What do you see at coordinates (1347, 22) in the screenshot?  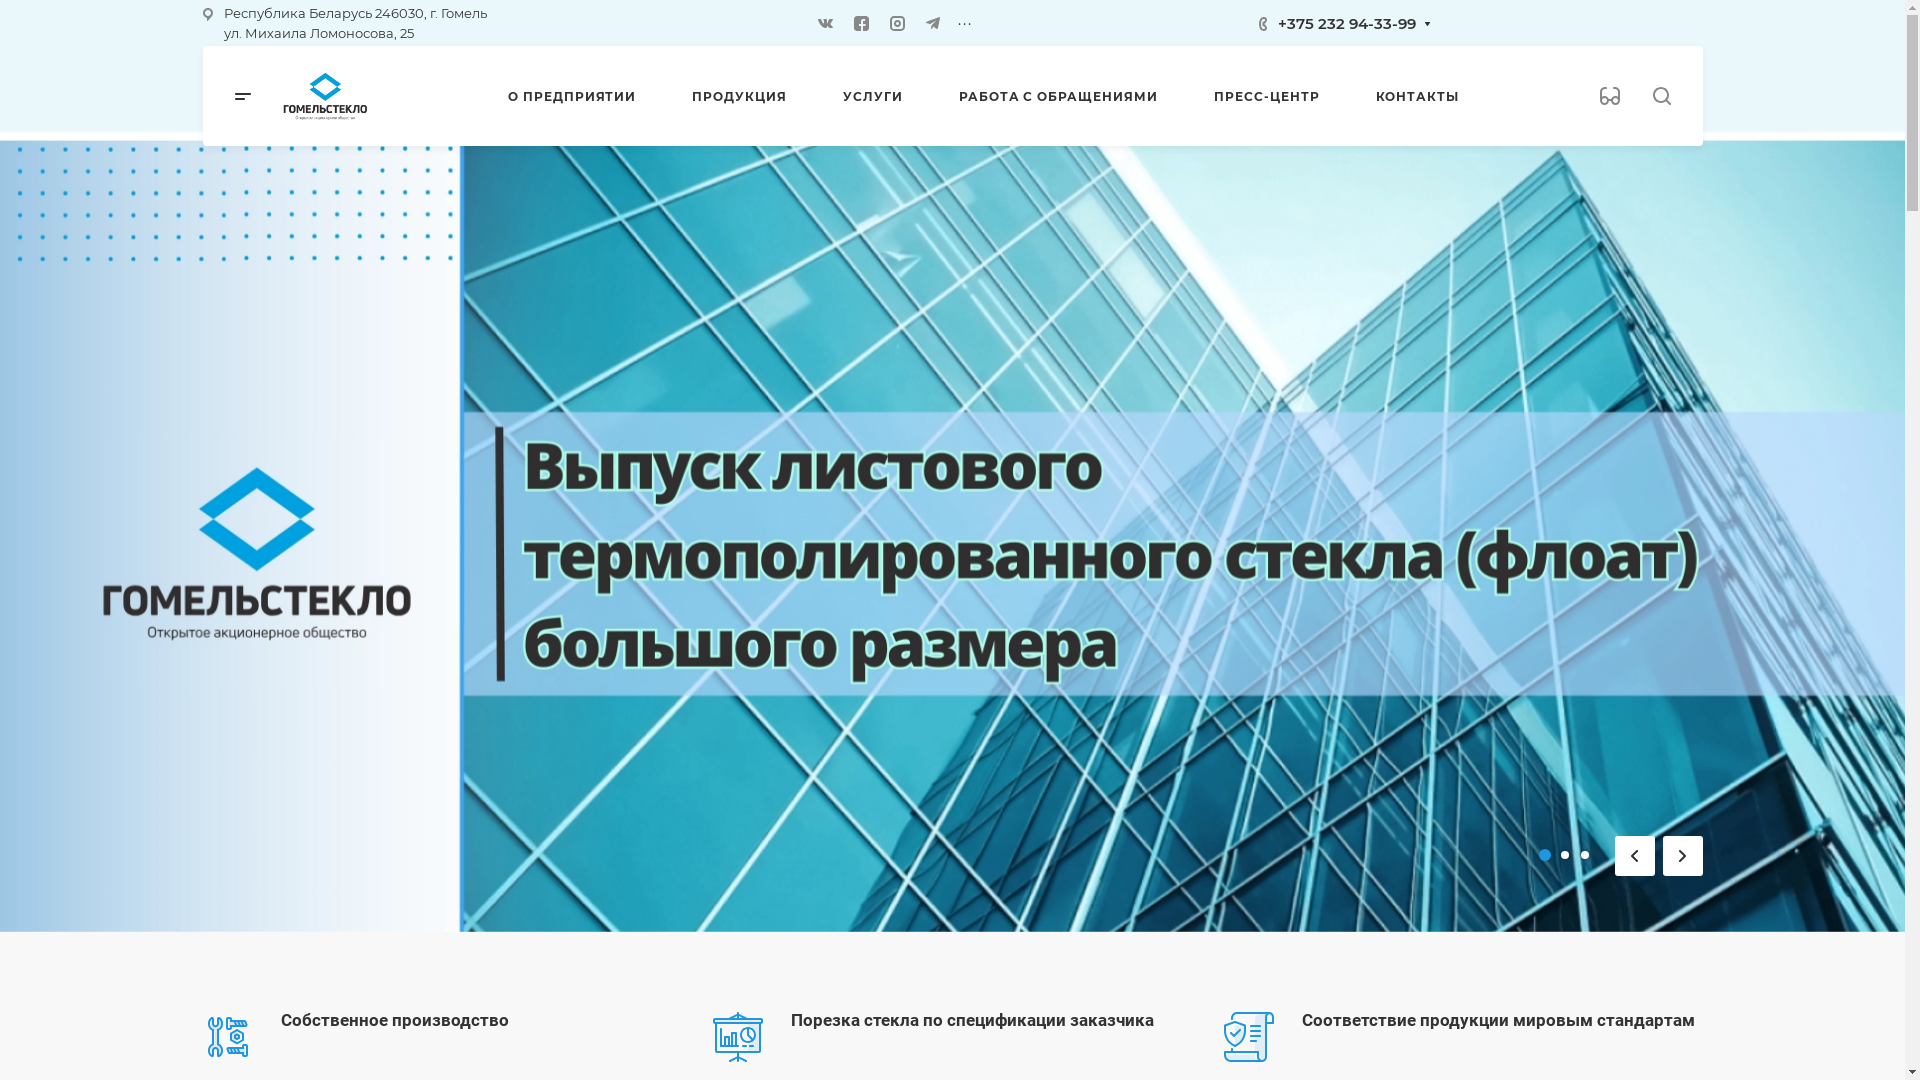 I see `'+375 232 94-33-99'` at bounding box center [1347, 22].